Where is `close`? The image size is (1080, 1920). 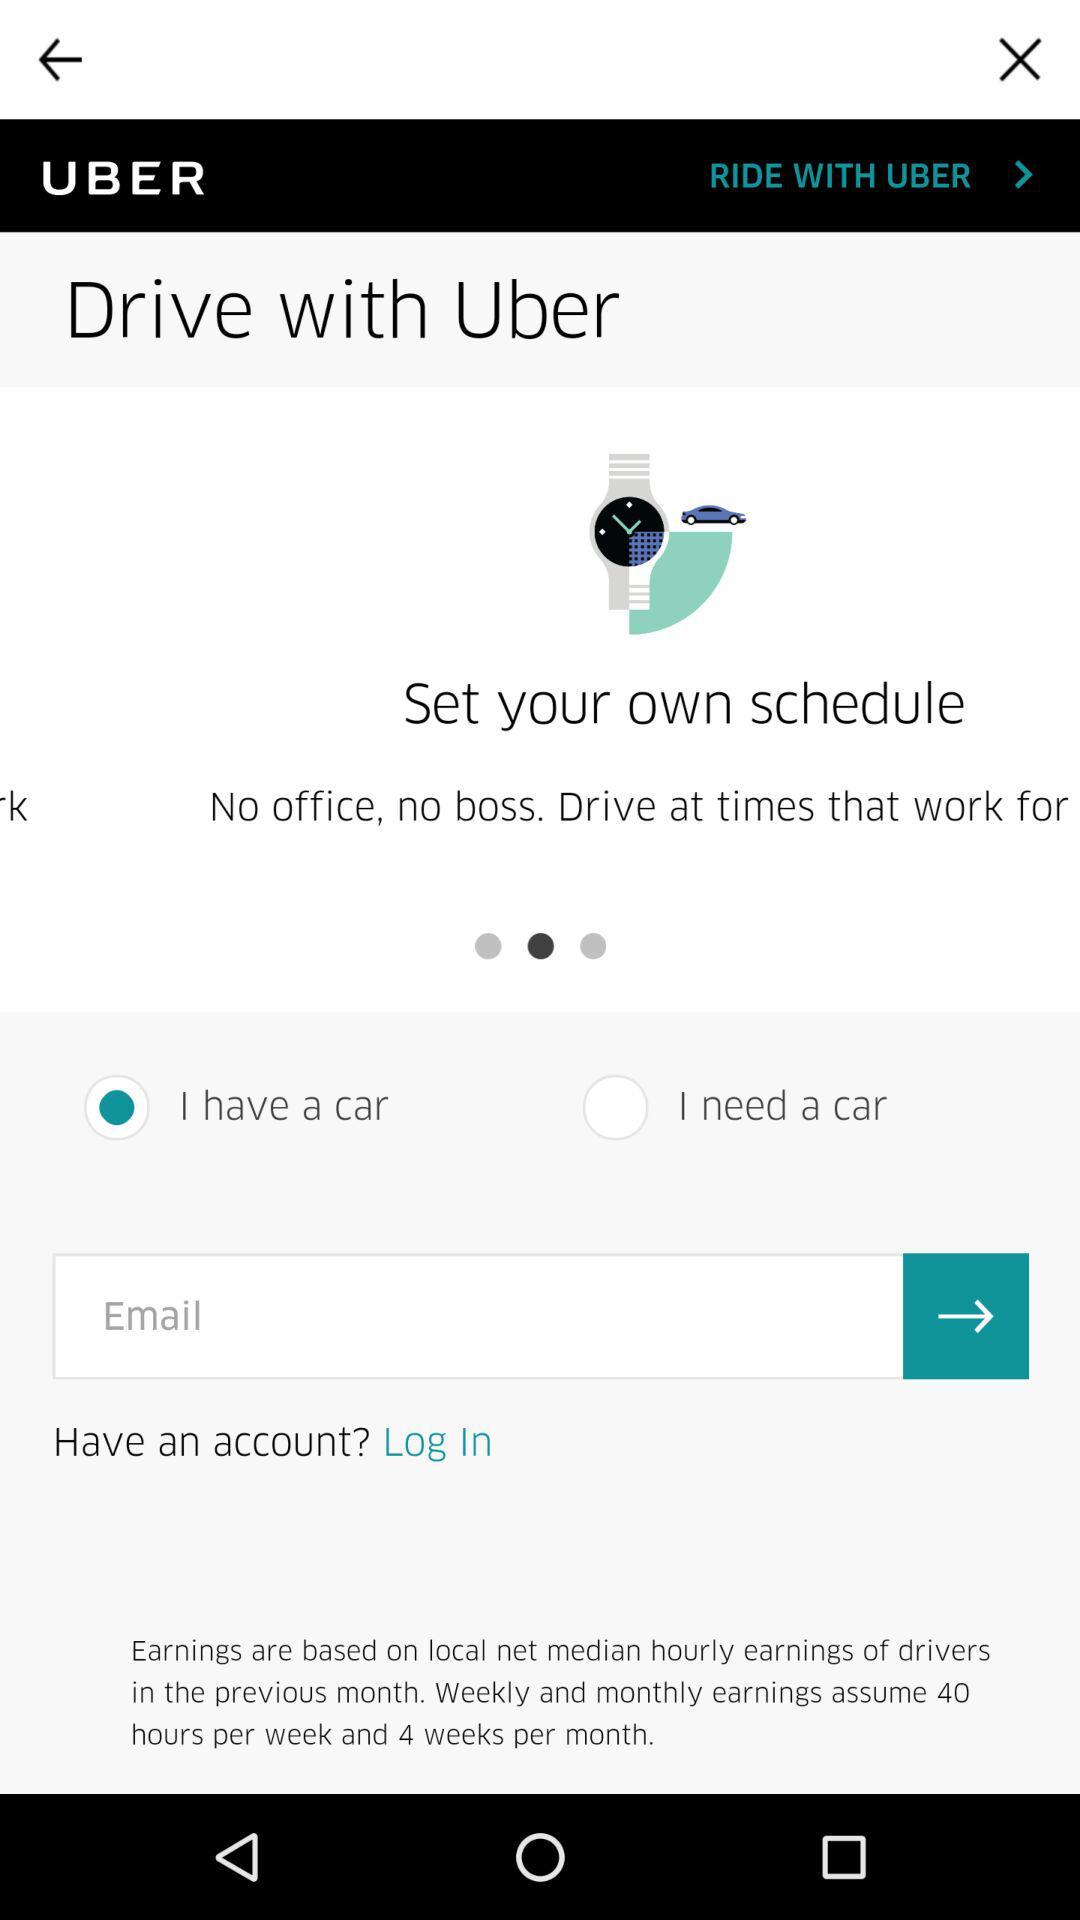 close is located at coordinates (1020, 59).